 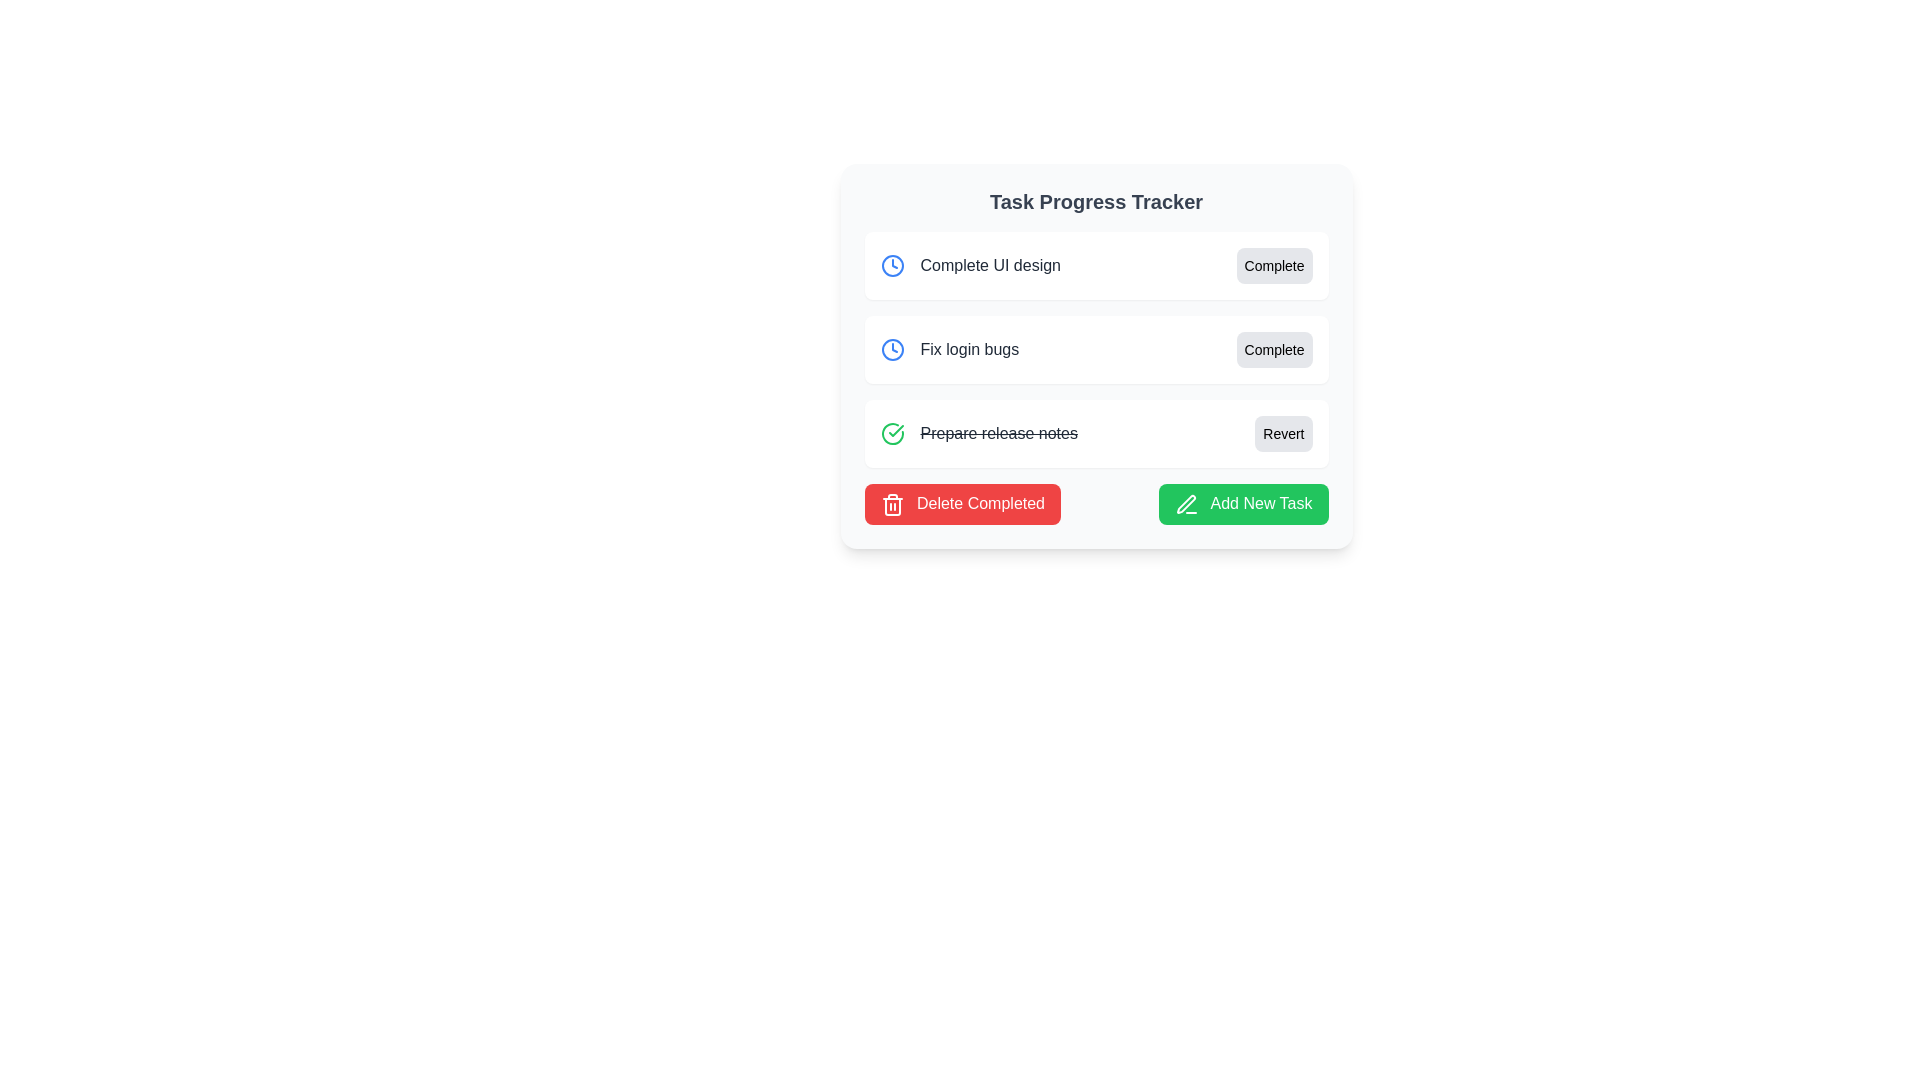 What do you see at coordinates (979, 433) in the screenshot?
I see `the text label with a green checkmark icon that says 'Prepare release notes', styled with a strikethrough effect, located in the bottom task row of the Task Progress Tracker interface` at bounding box center [979, 433].